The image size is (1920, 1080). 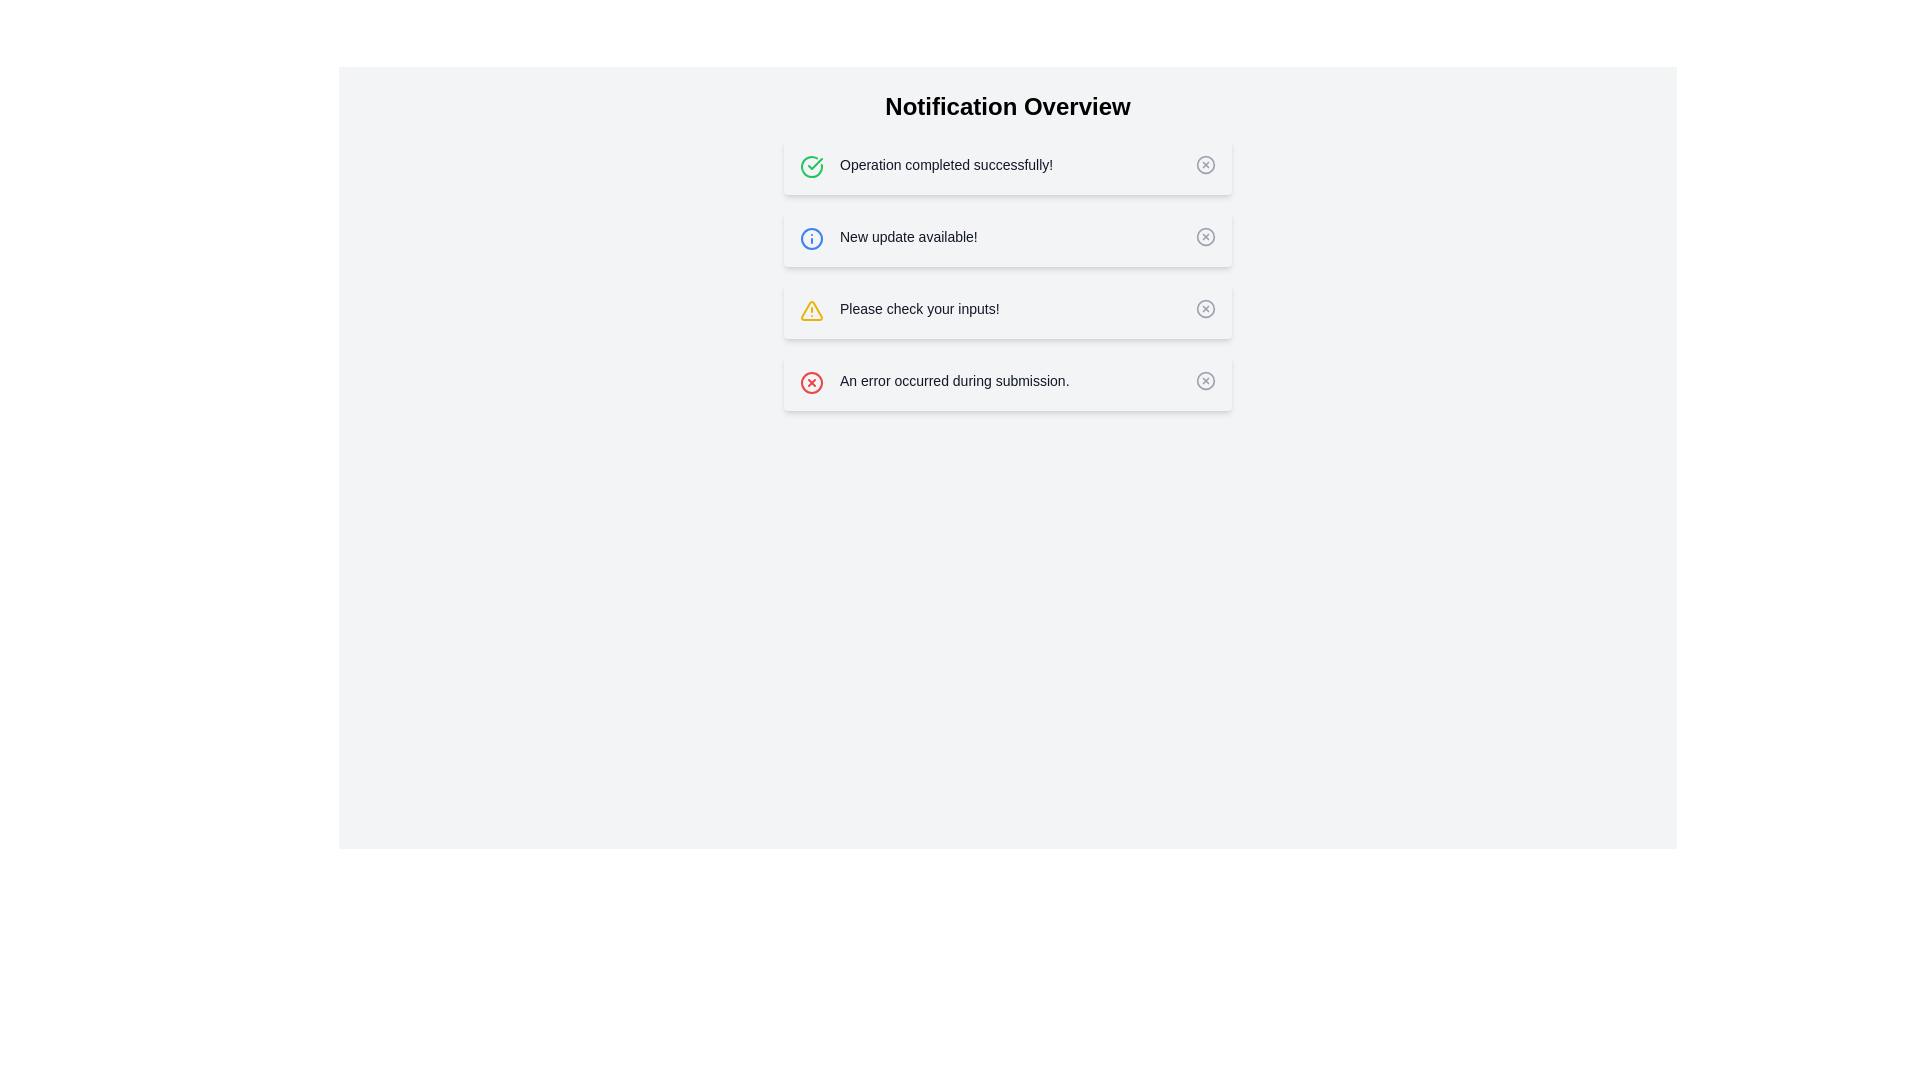 What do you see at coordinates (811, 382) in the screenshot?
I see `the error icon located in the top-left corner of the notification card that states 'An error occurred during submission.' This icon is positioned to the left of the message text` at bounding box center [811, 382].